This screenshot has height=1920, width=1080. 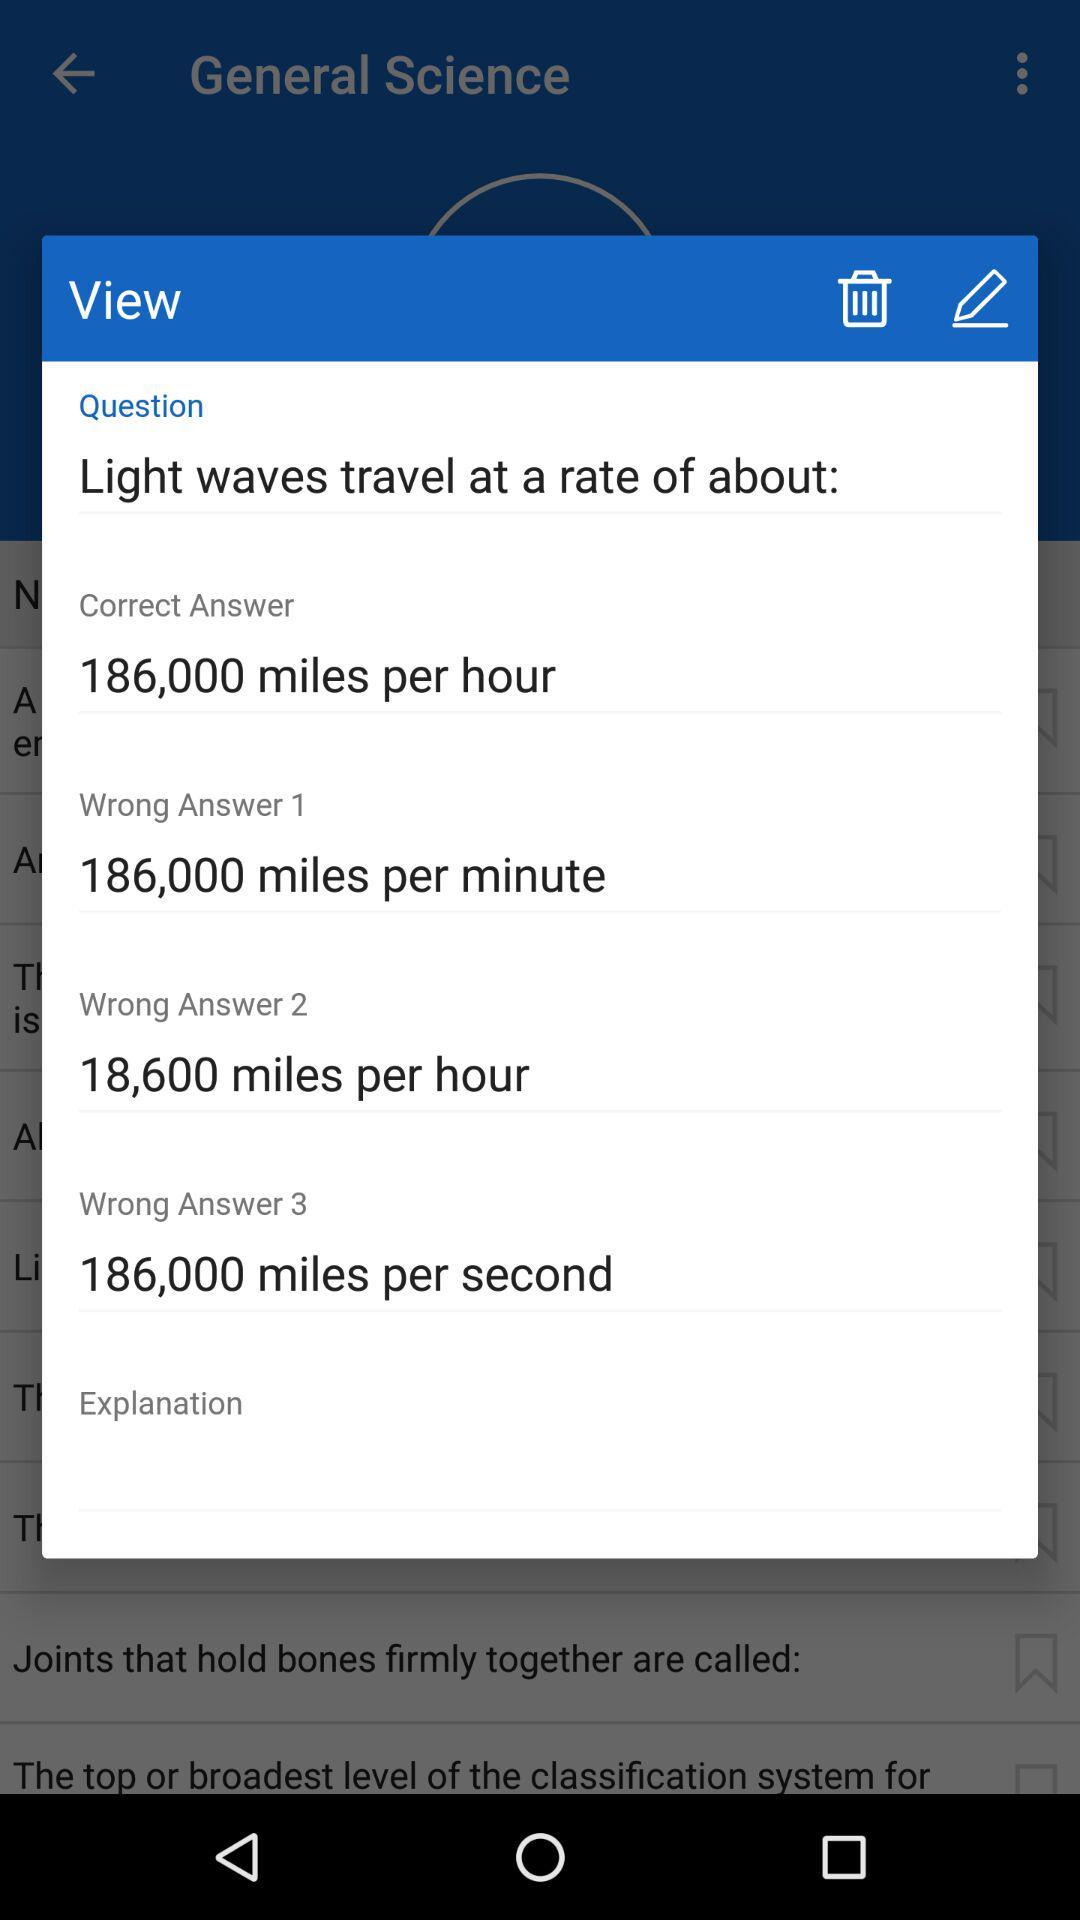 What do you see at coordinates (540, 1473) in the screenshot?
I see `the` at bounding box center [540, 1473].